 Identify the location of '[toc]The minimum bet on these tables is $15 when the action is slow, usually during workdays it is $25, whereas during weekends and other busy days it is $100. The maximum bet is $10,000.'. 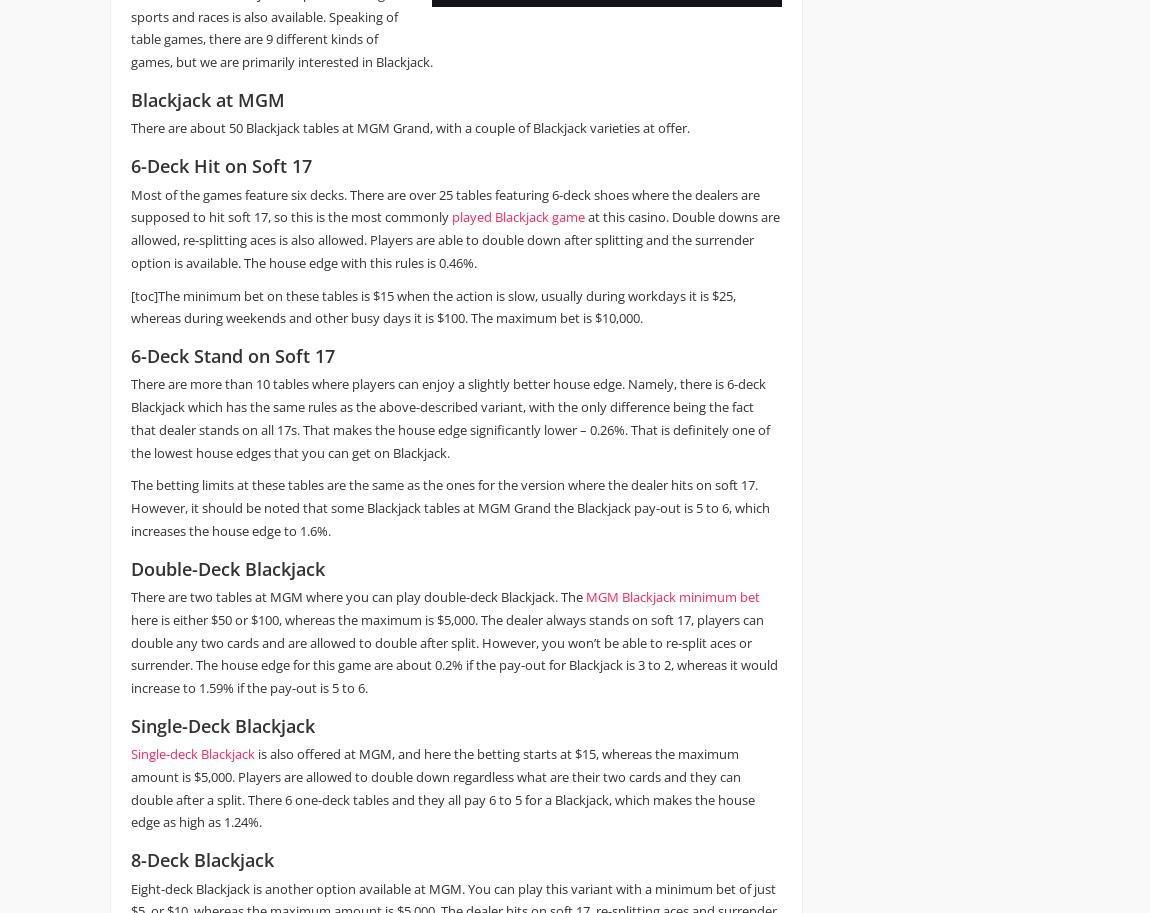
(433, 305).